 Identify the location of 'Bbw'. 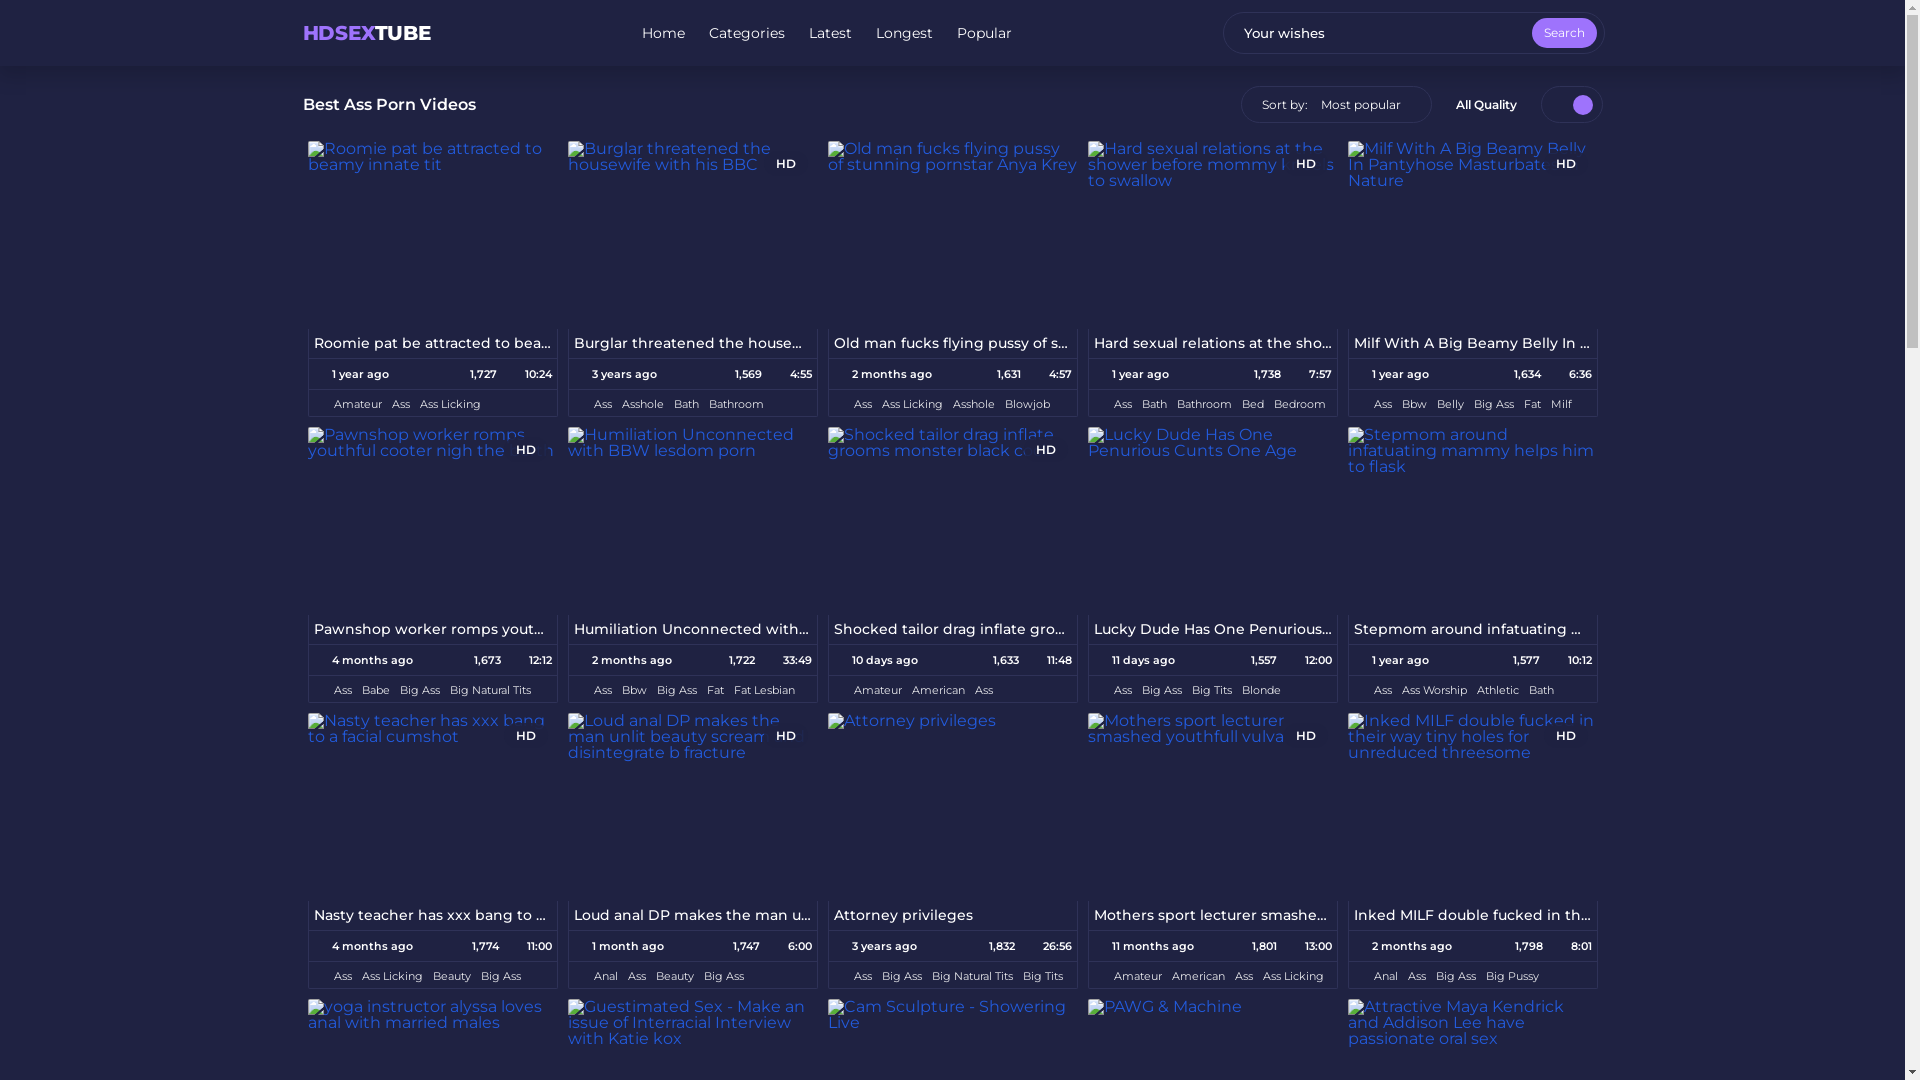
(1413, 404).